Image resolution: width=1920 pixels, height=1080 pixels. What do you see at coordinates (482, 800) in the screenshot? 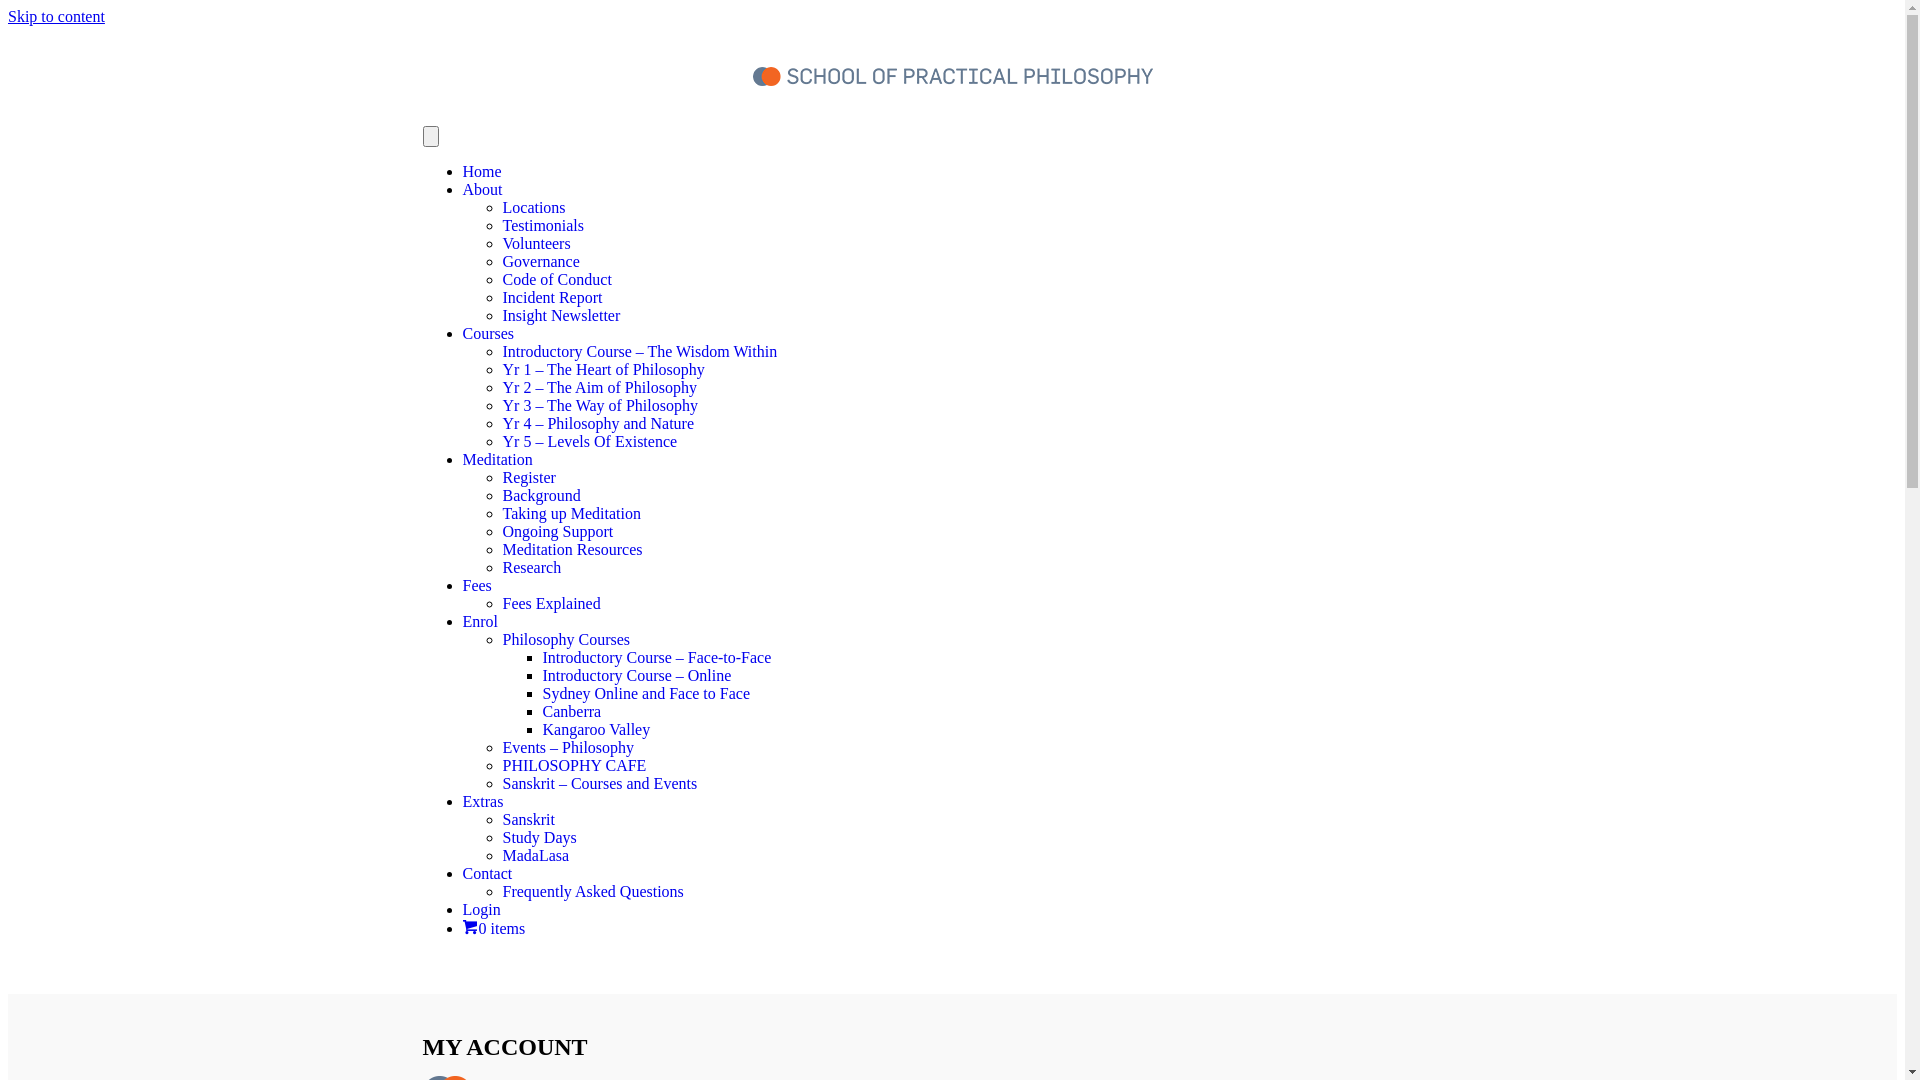
I see `'Extras'` at bounding box center [482, 800].